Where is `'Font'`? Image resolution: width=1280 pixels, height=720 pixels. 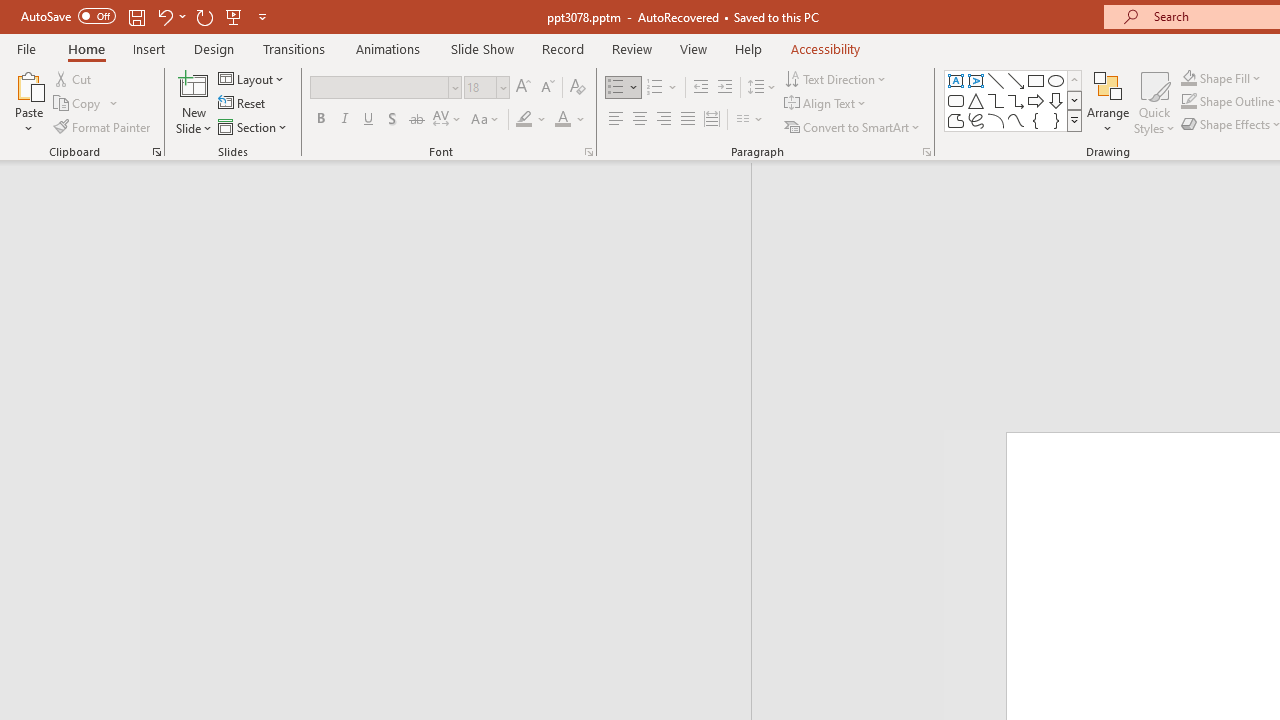 'Font' is located at coordinates (379, 86).